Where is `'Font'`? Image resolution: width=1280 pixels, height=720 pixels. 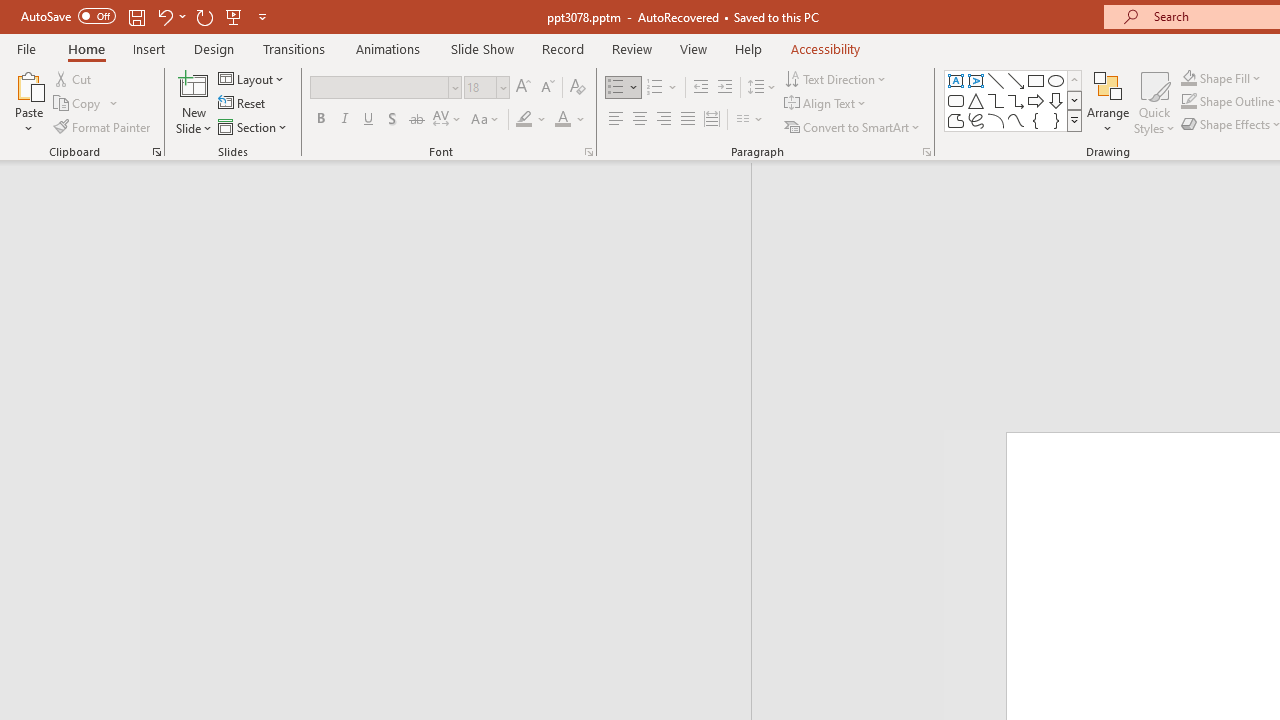 'Font' is located at coordinates (379, 86).